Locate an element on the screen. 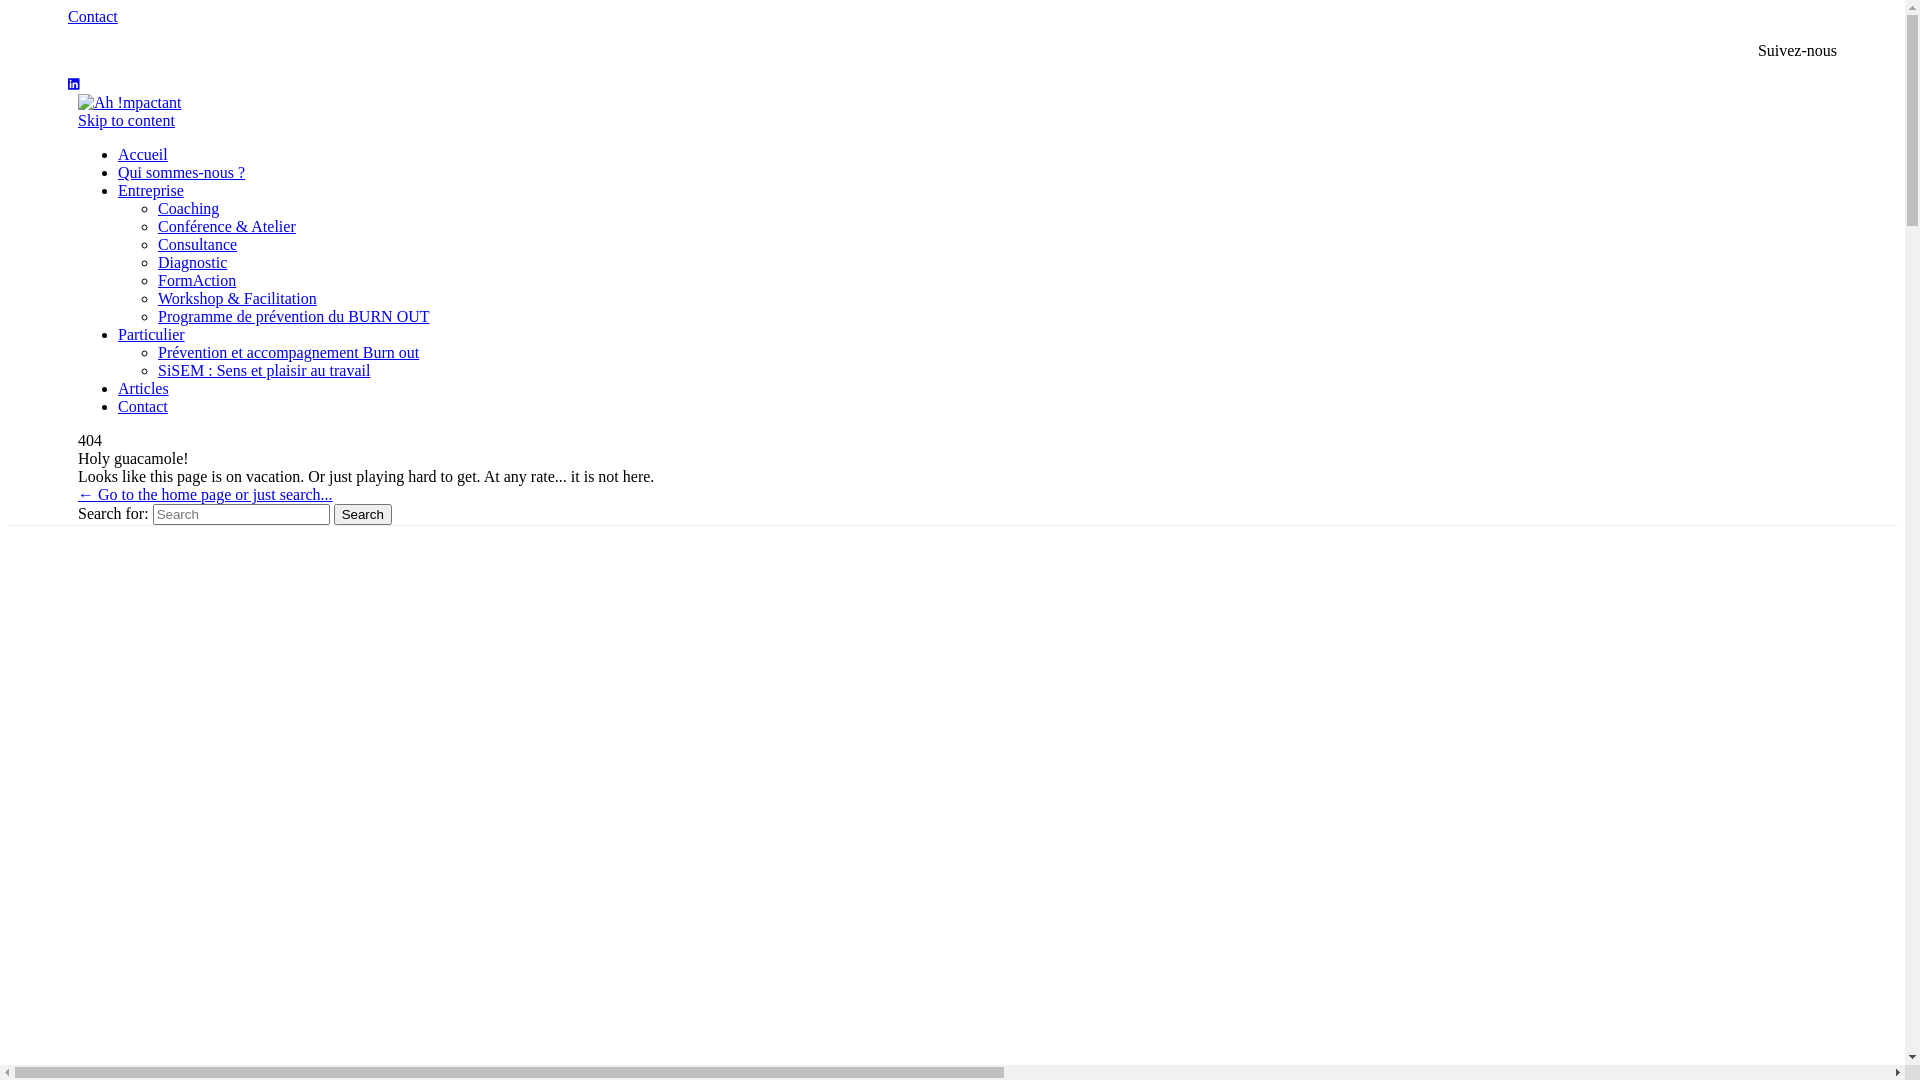 Image resolution: width=1920 pixels, height=1080 pixels. 'FormAction' is located at coordinates (196, 280).